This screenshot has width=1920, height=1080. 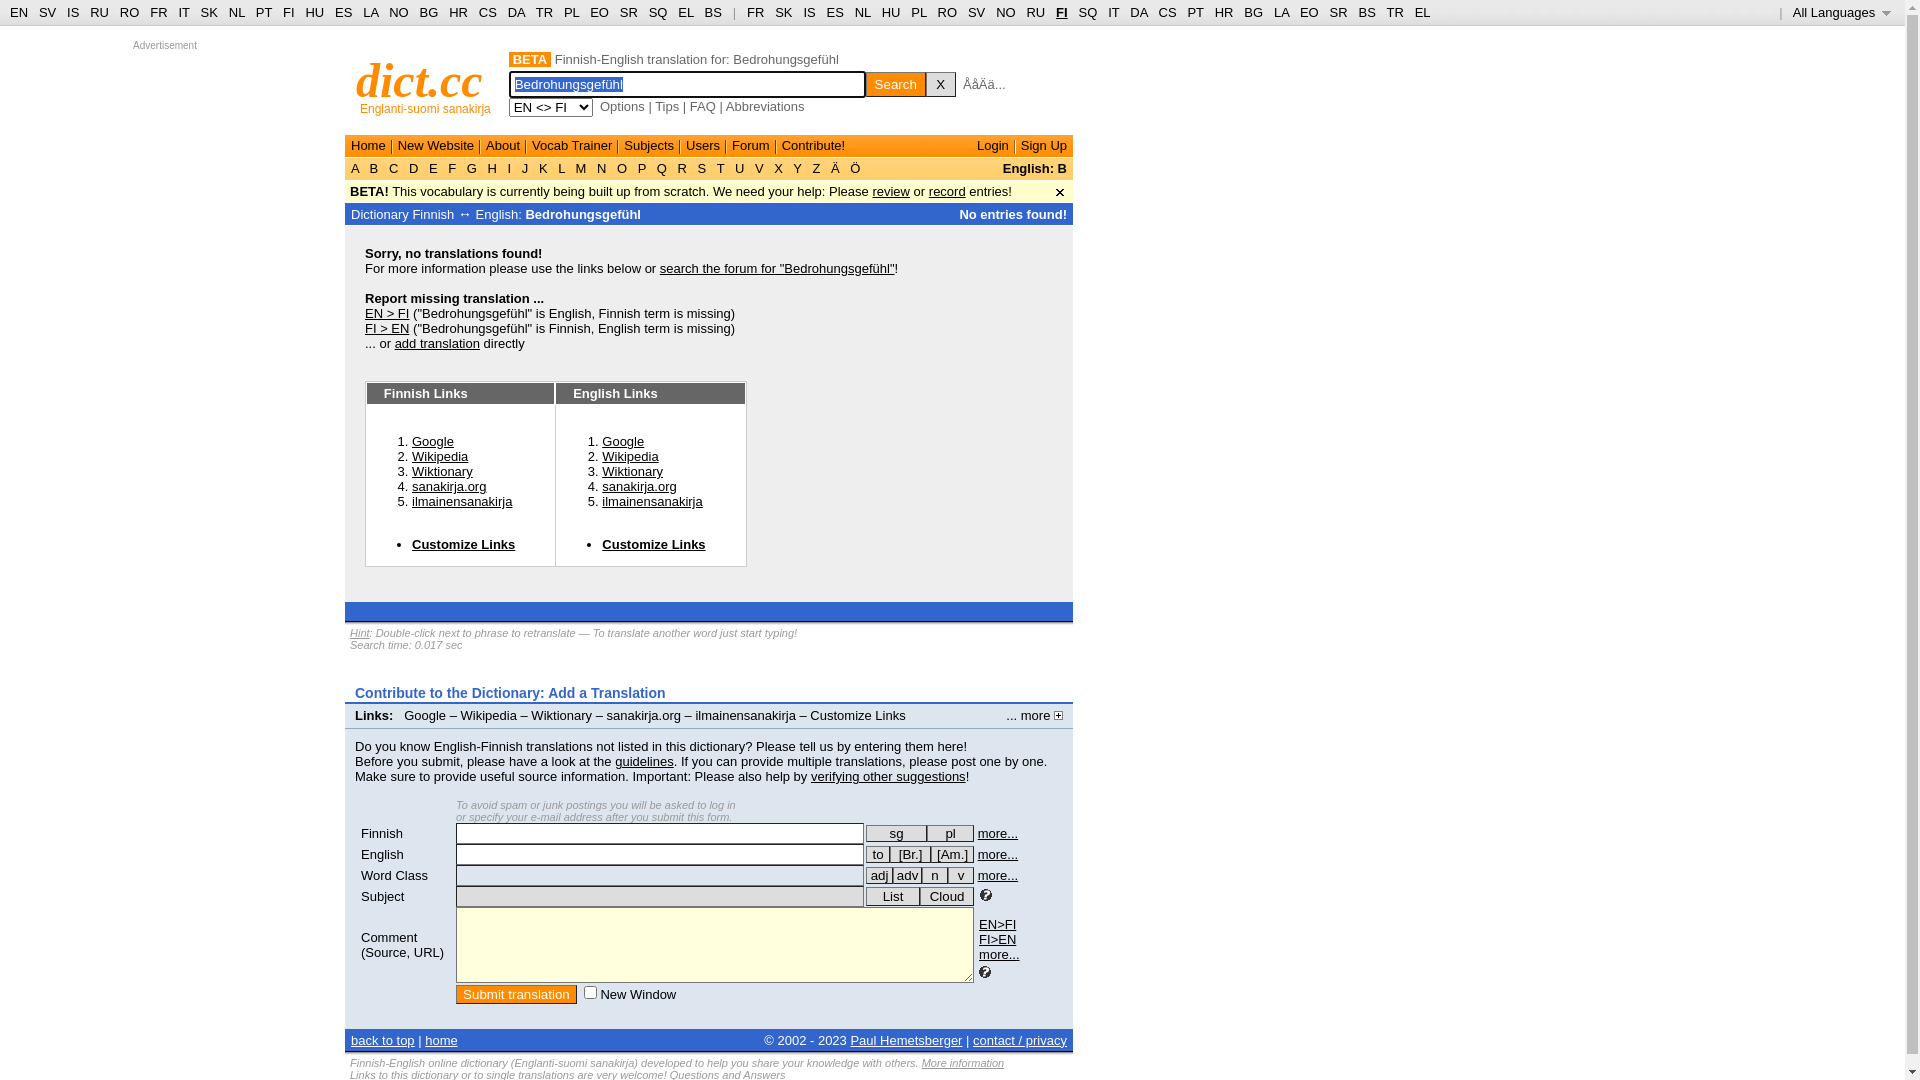 What do you see at coordinates (946, 191) in the screenshot?
I see `'record'` at bounding box center [946, 191].